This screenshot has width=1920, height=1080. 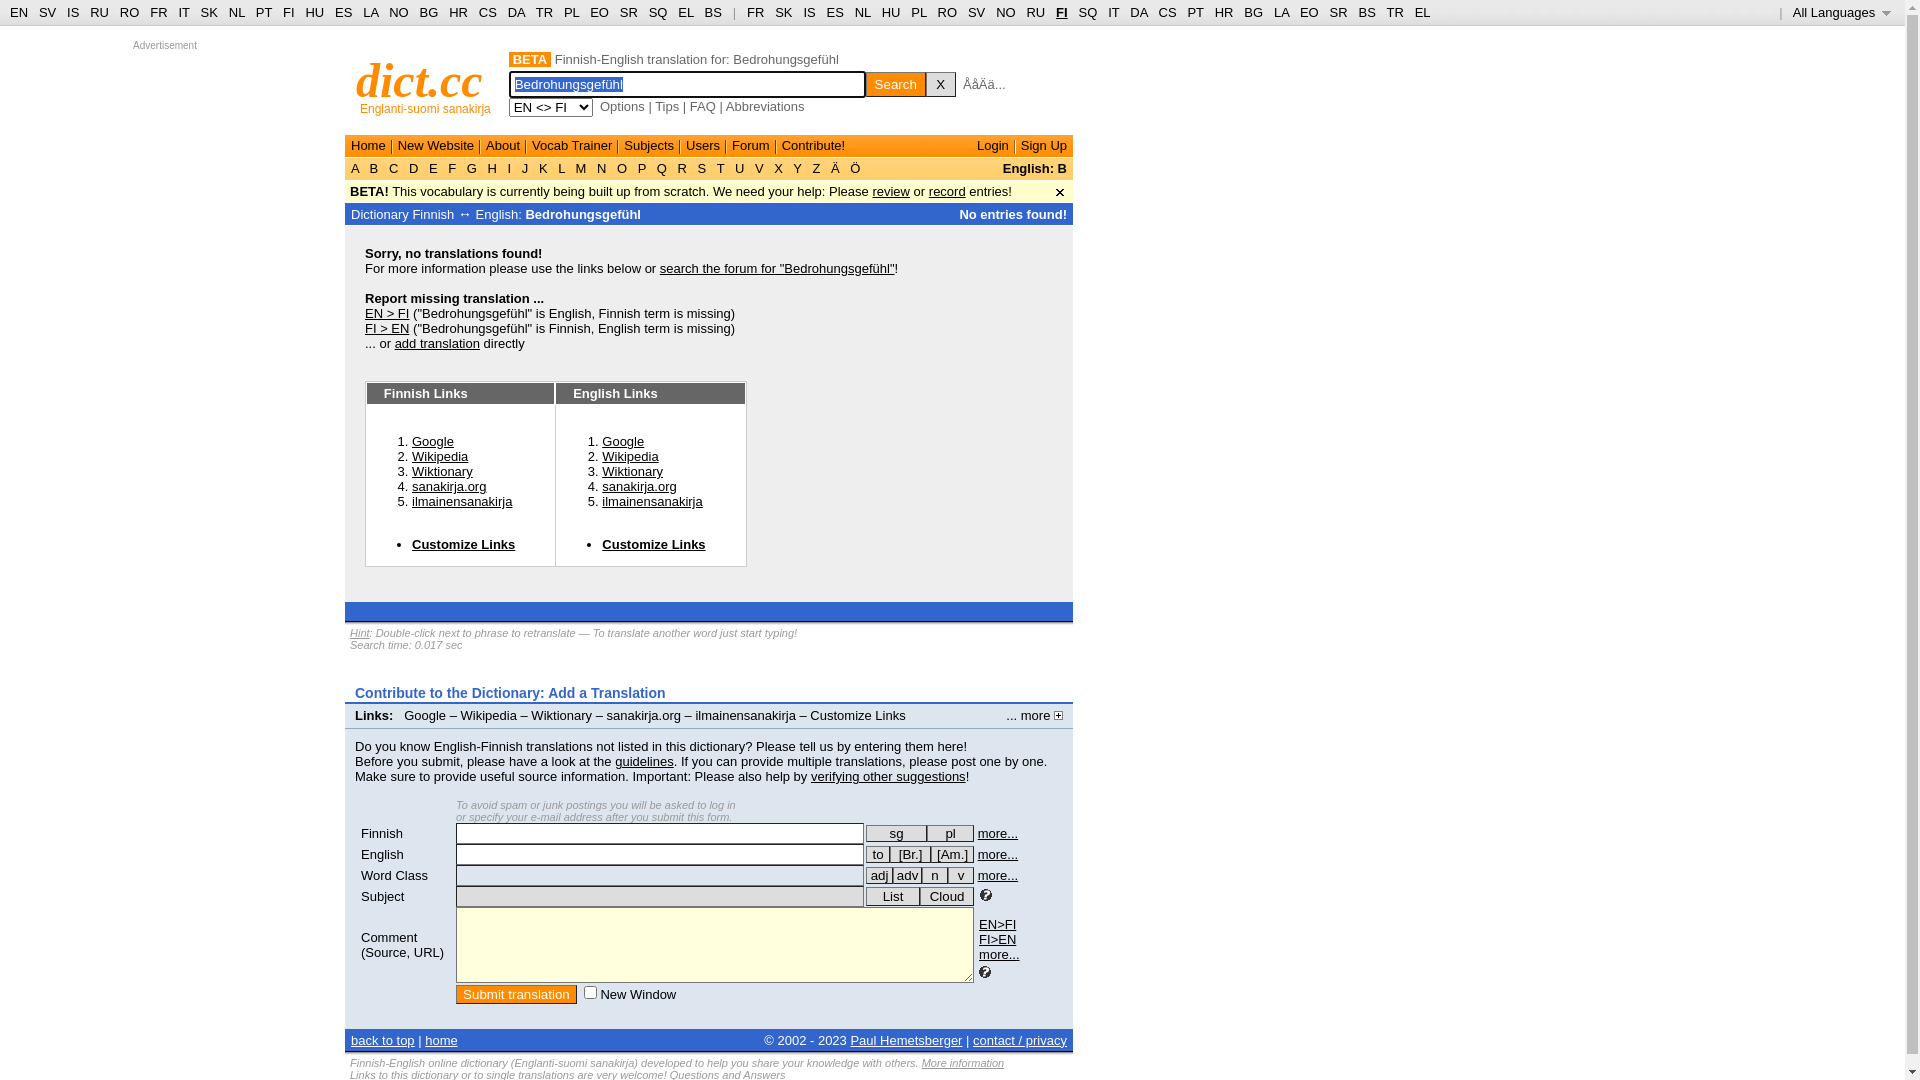 What do you see at coordinates (946, 191) in the screenshot?
I see `'record'` at bounding box center [946, 191].